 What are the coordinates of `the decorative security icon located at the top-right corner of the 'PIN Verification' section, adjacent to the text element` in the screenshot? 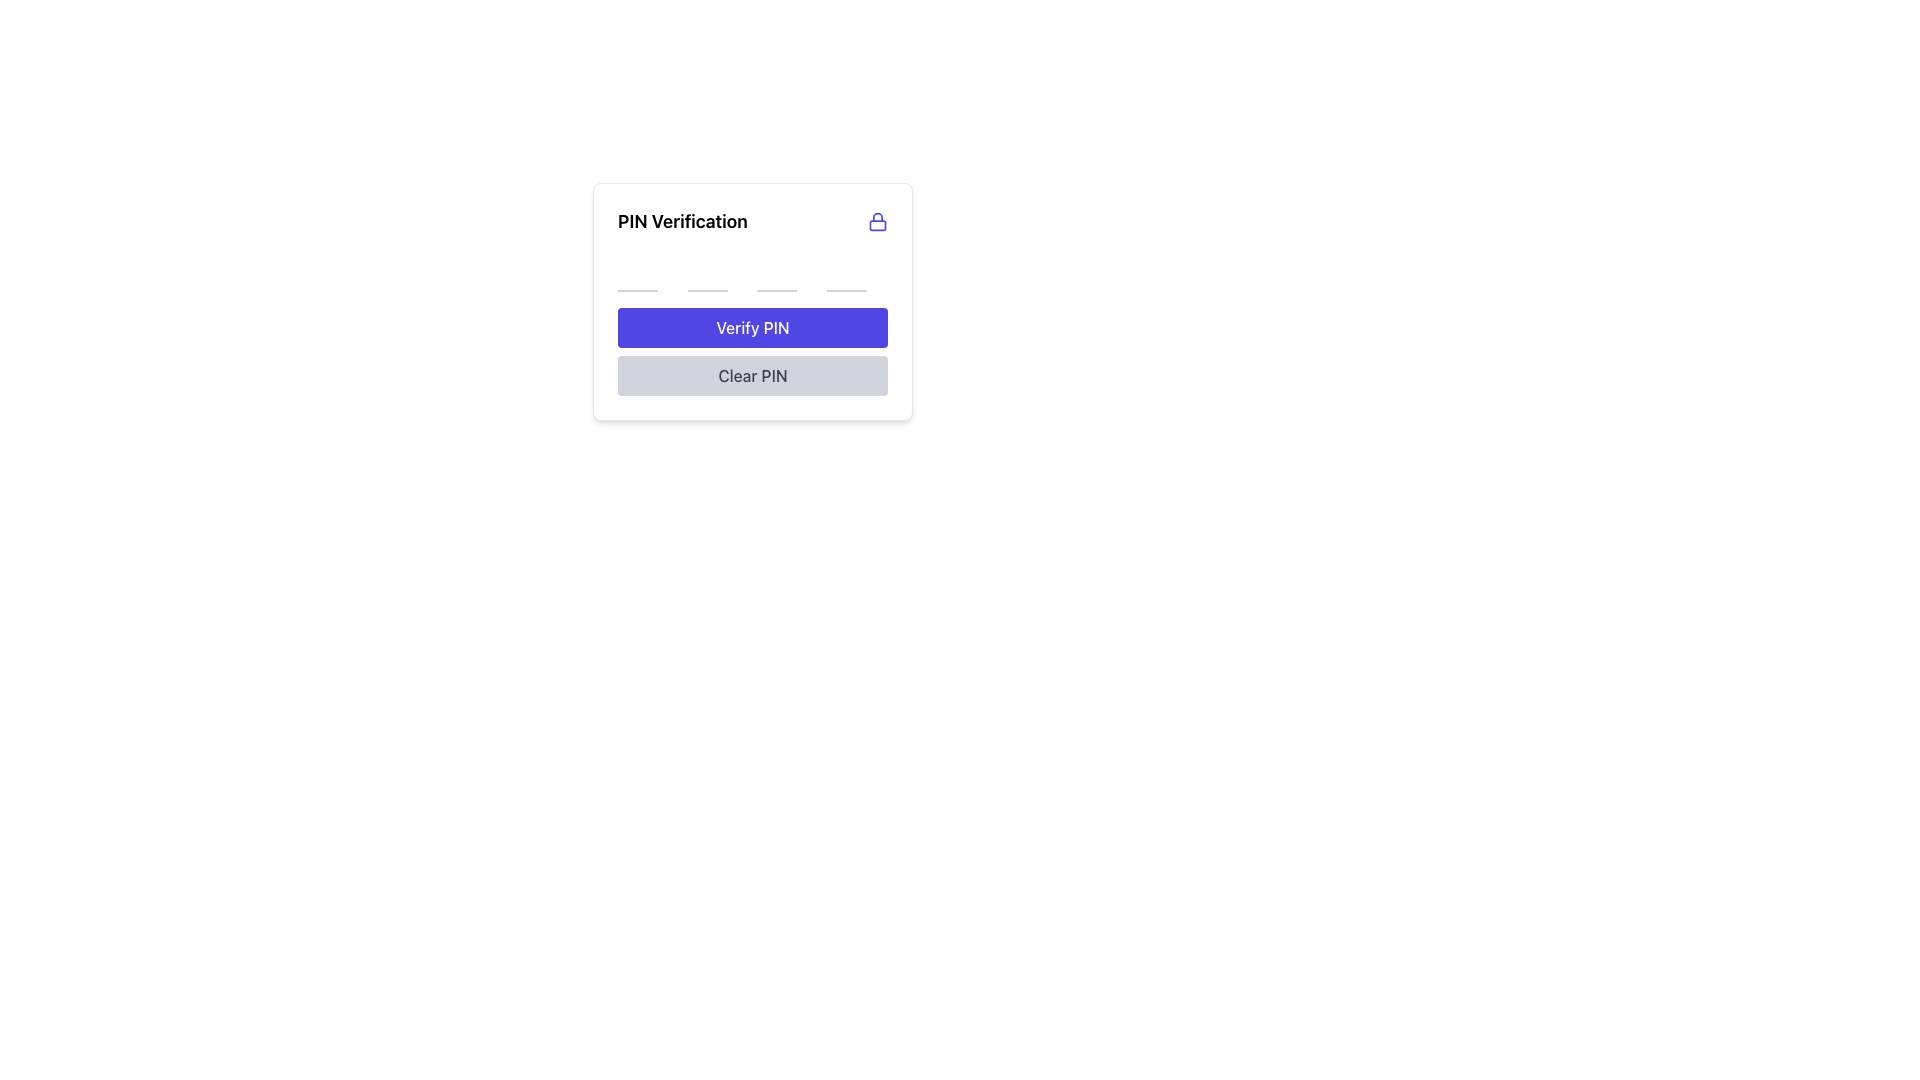 It's located at (878, 222).